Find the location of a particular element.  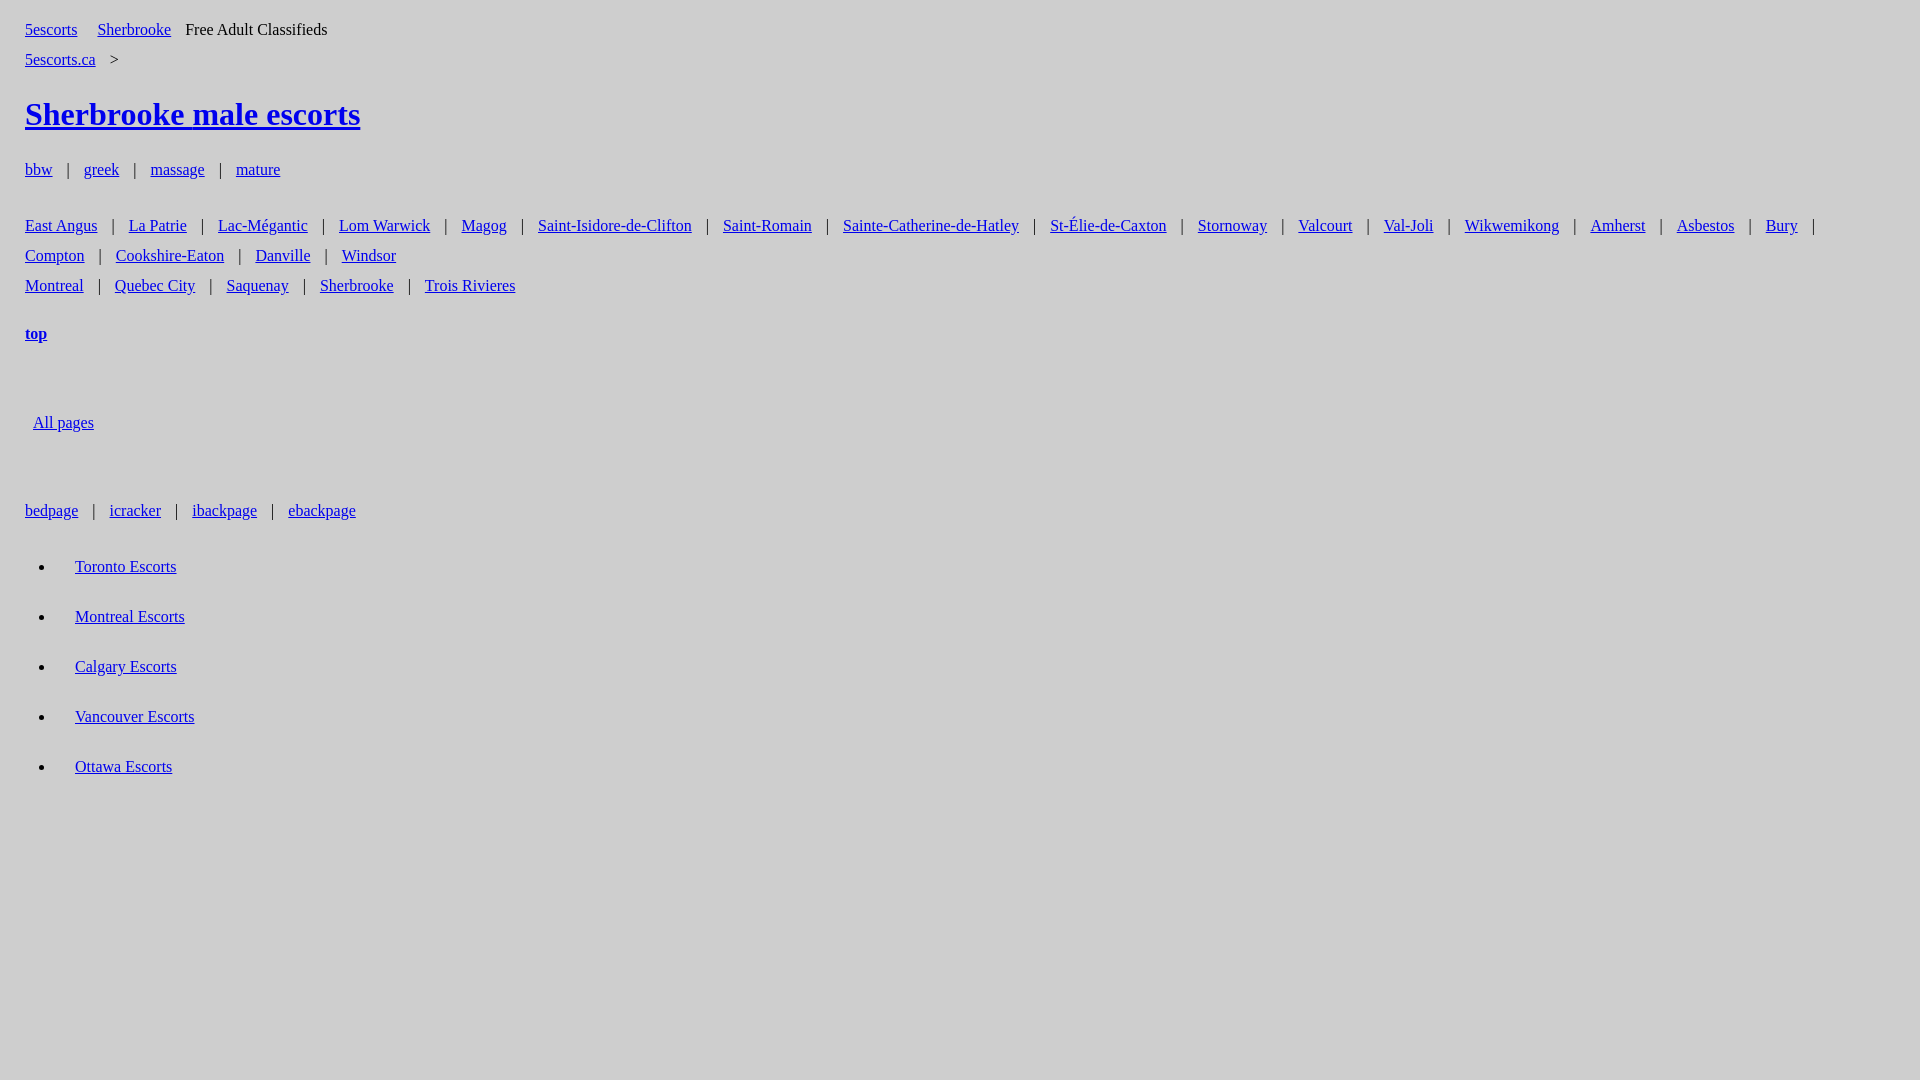

'Cookshire-Eaton' is located at coordinates (169, 254).